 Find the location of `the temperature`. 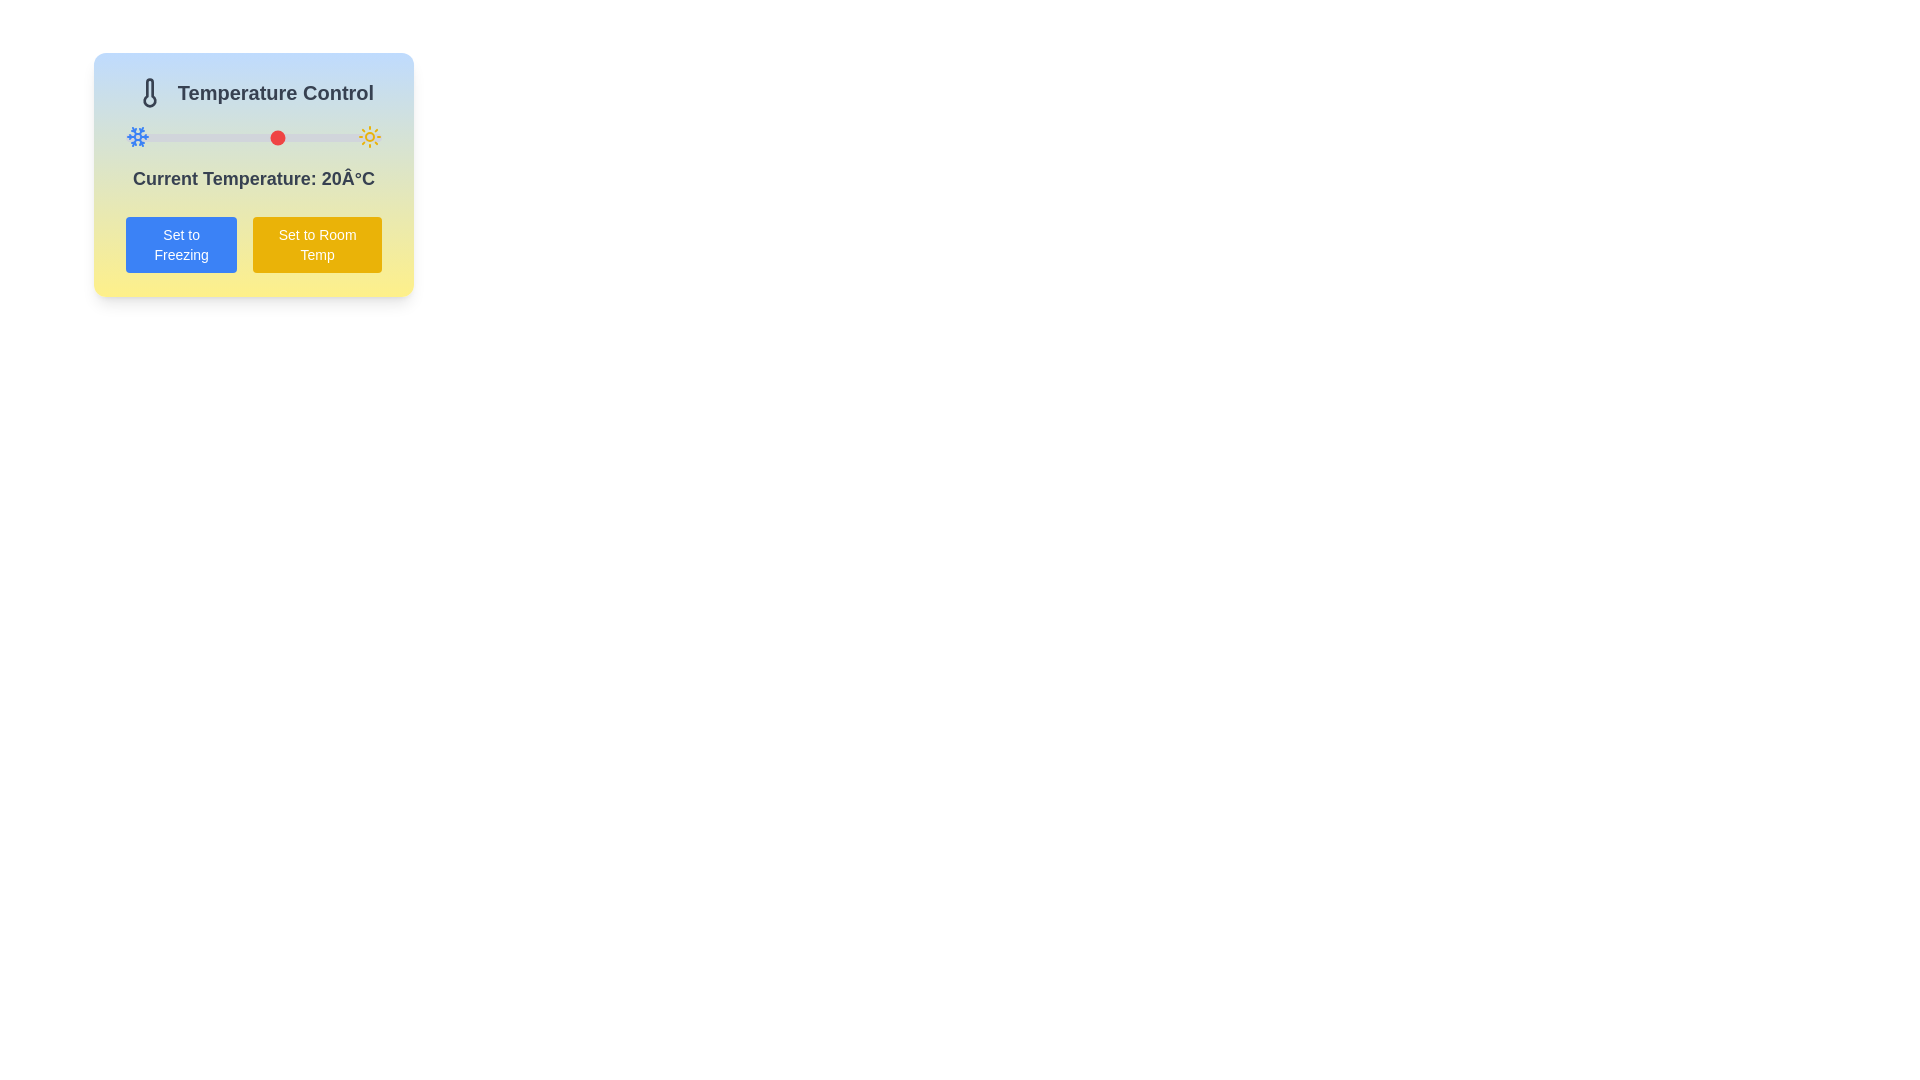

the temperature is located at coordinates (213, 137).